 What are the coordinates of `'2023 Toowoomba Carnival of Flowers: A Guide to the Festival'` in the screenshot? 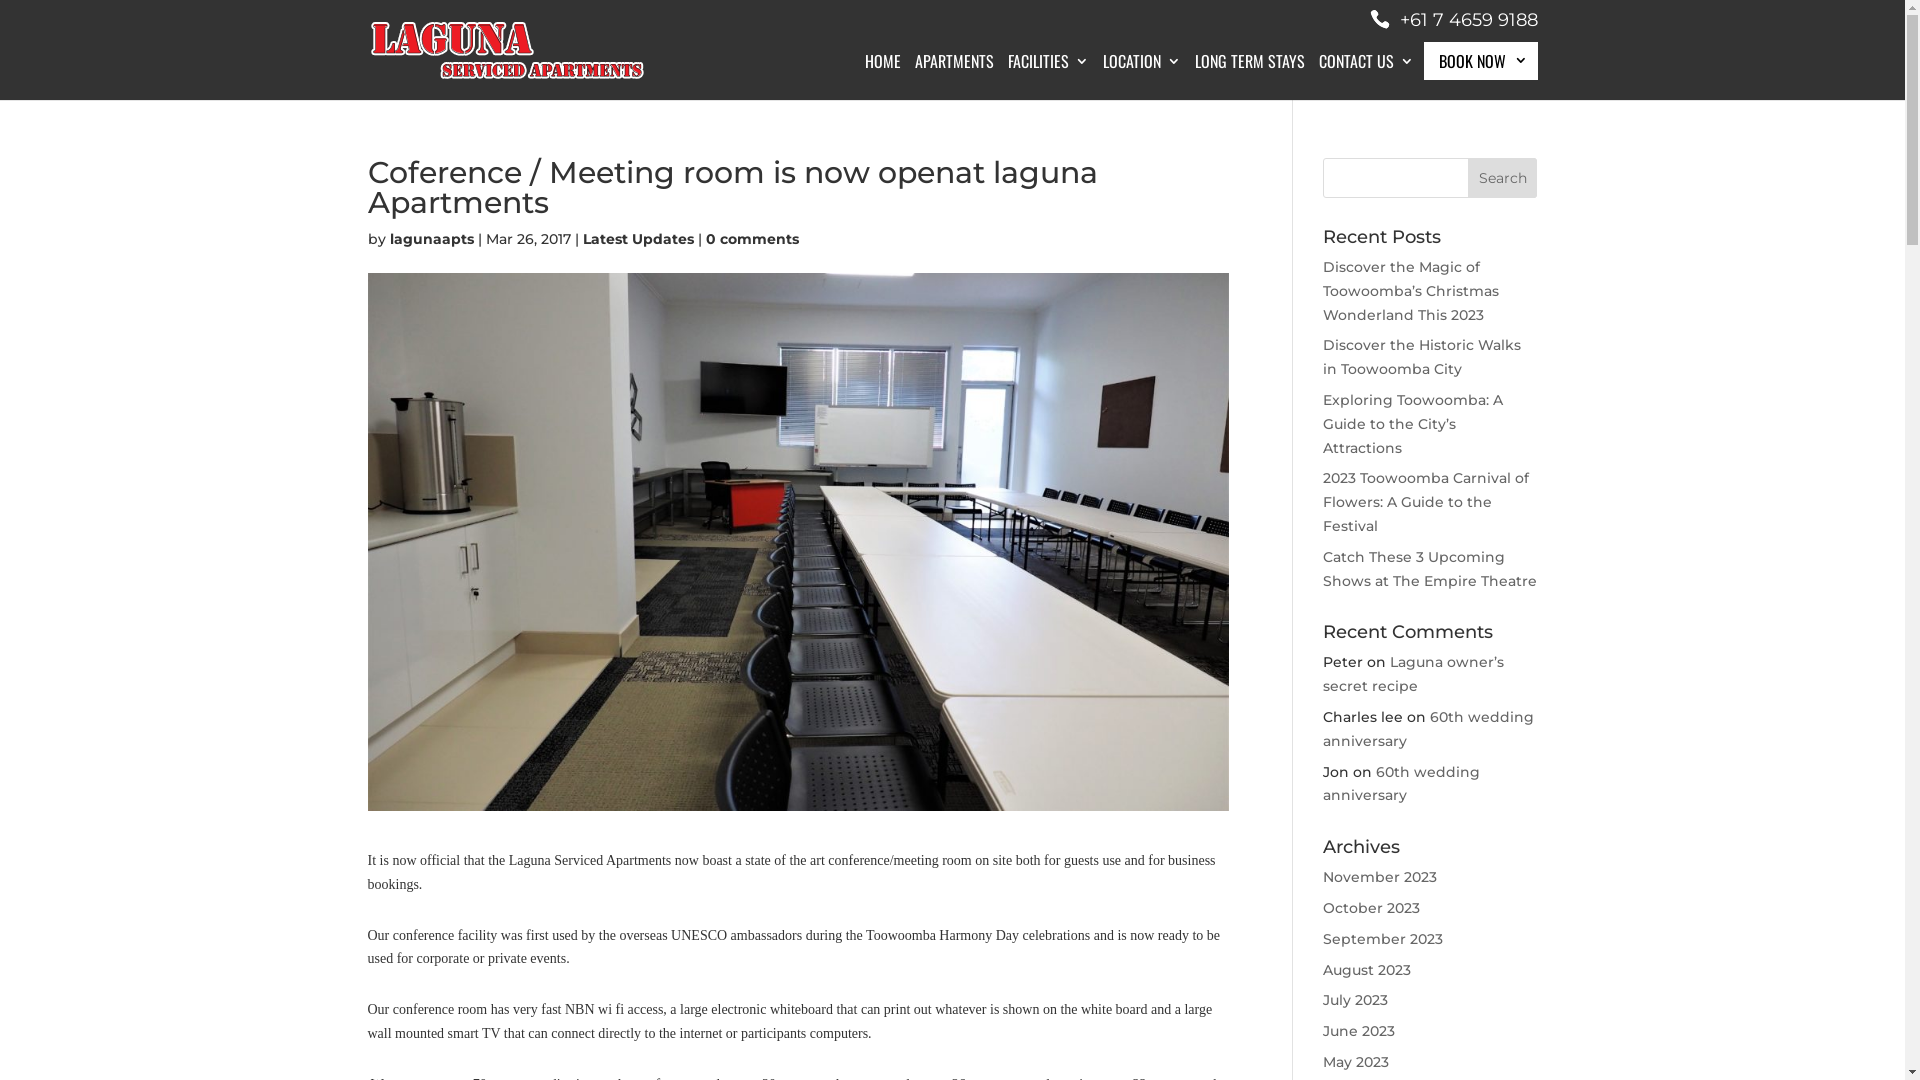 It's located at (1424, 500).